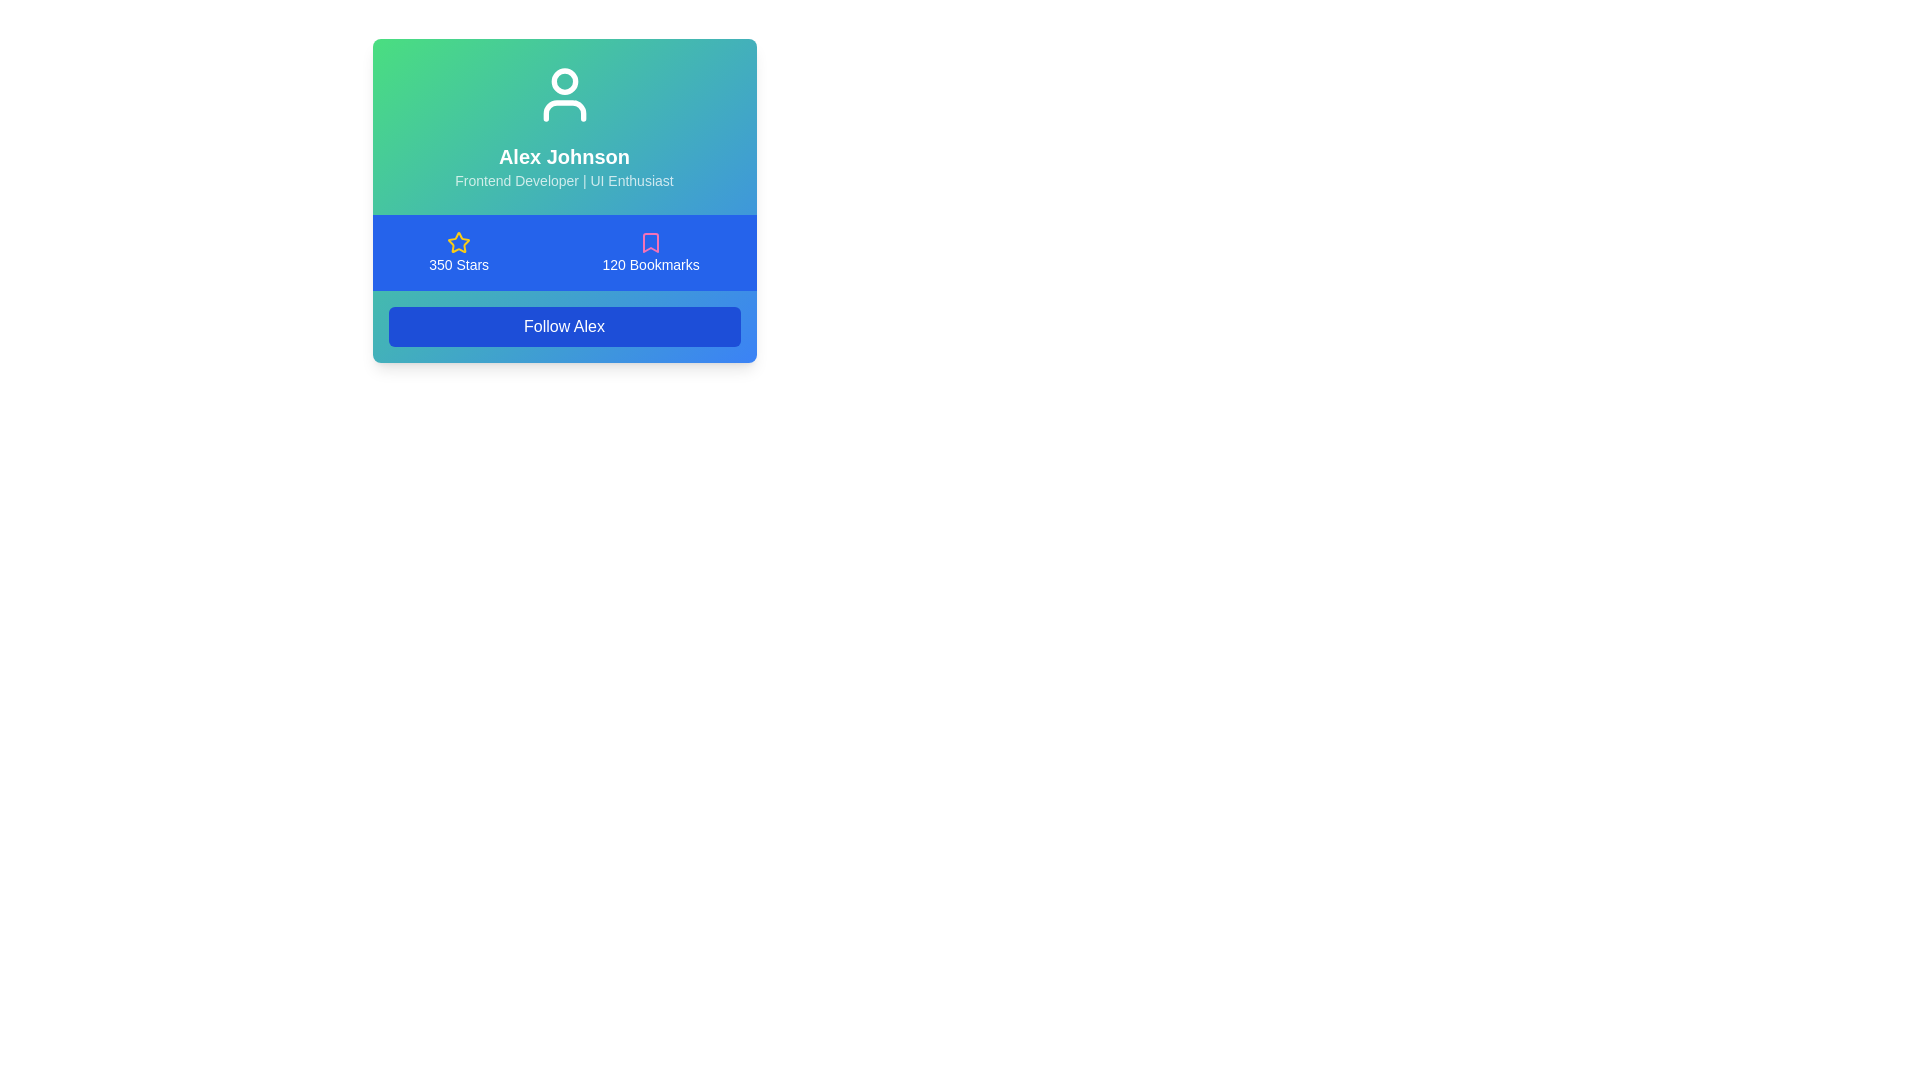  Describe the element at coordinates (651, 242) in the screenshot. I see `the bookmarks icon, which visually represents the bookmarks feature and is centrally positioned to the right of '350 Stars' and above '120 Bookmarks'` at that location.